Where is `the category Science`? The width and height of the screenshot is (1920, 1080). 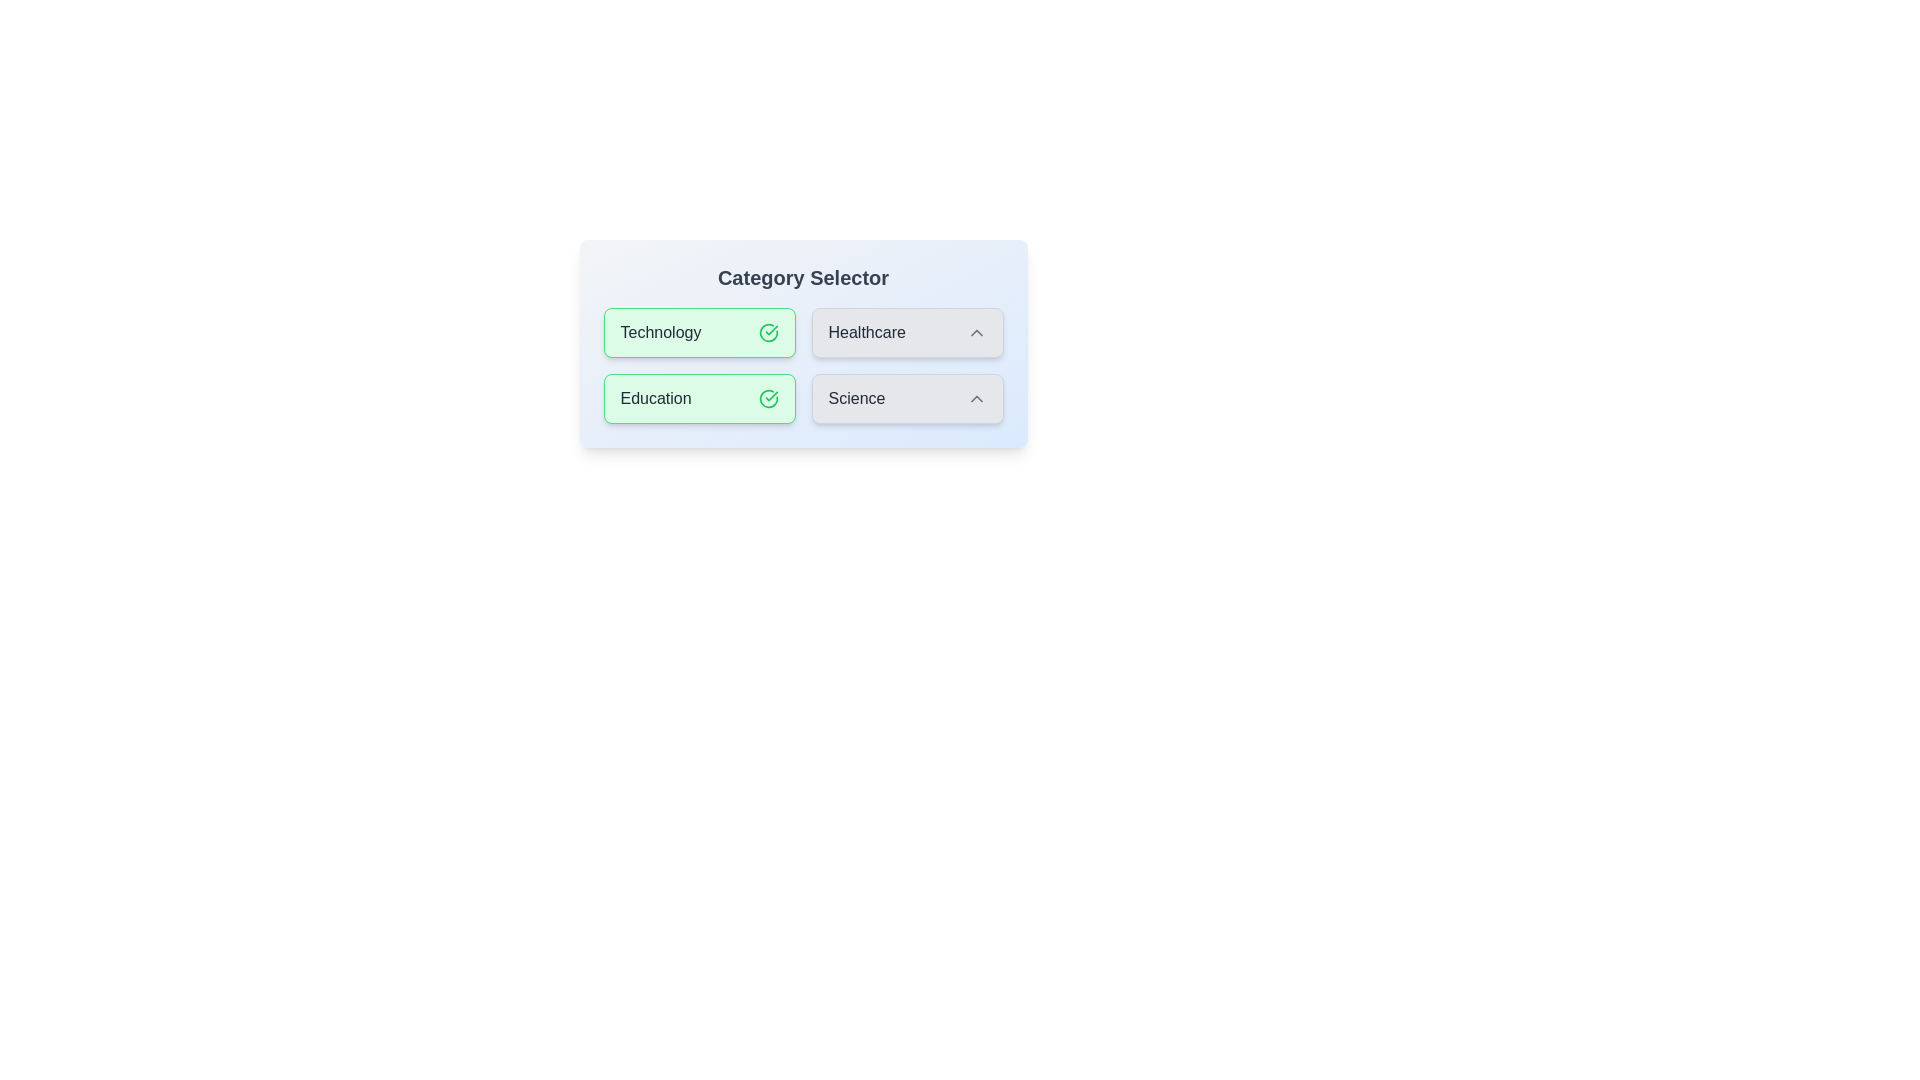 the category Science is located at coordinates (906, 398).